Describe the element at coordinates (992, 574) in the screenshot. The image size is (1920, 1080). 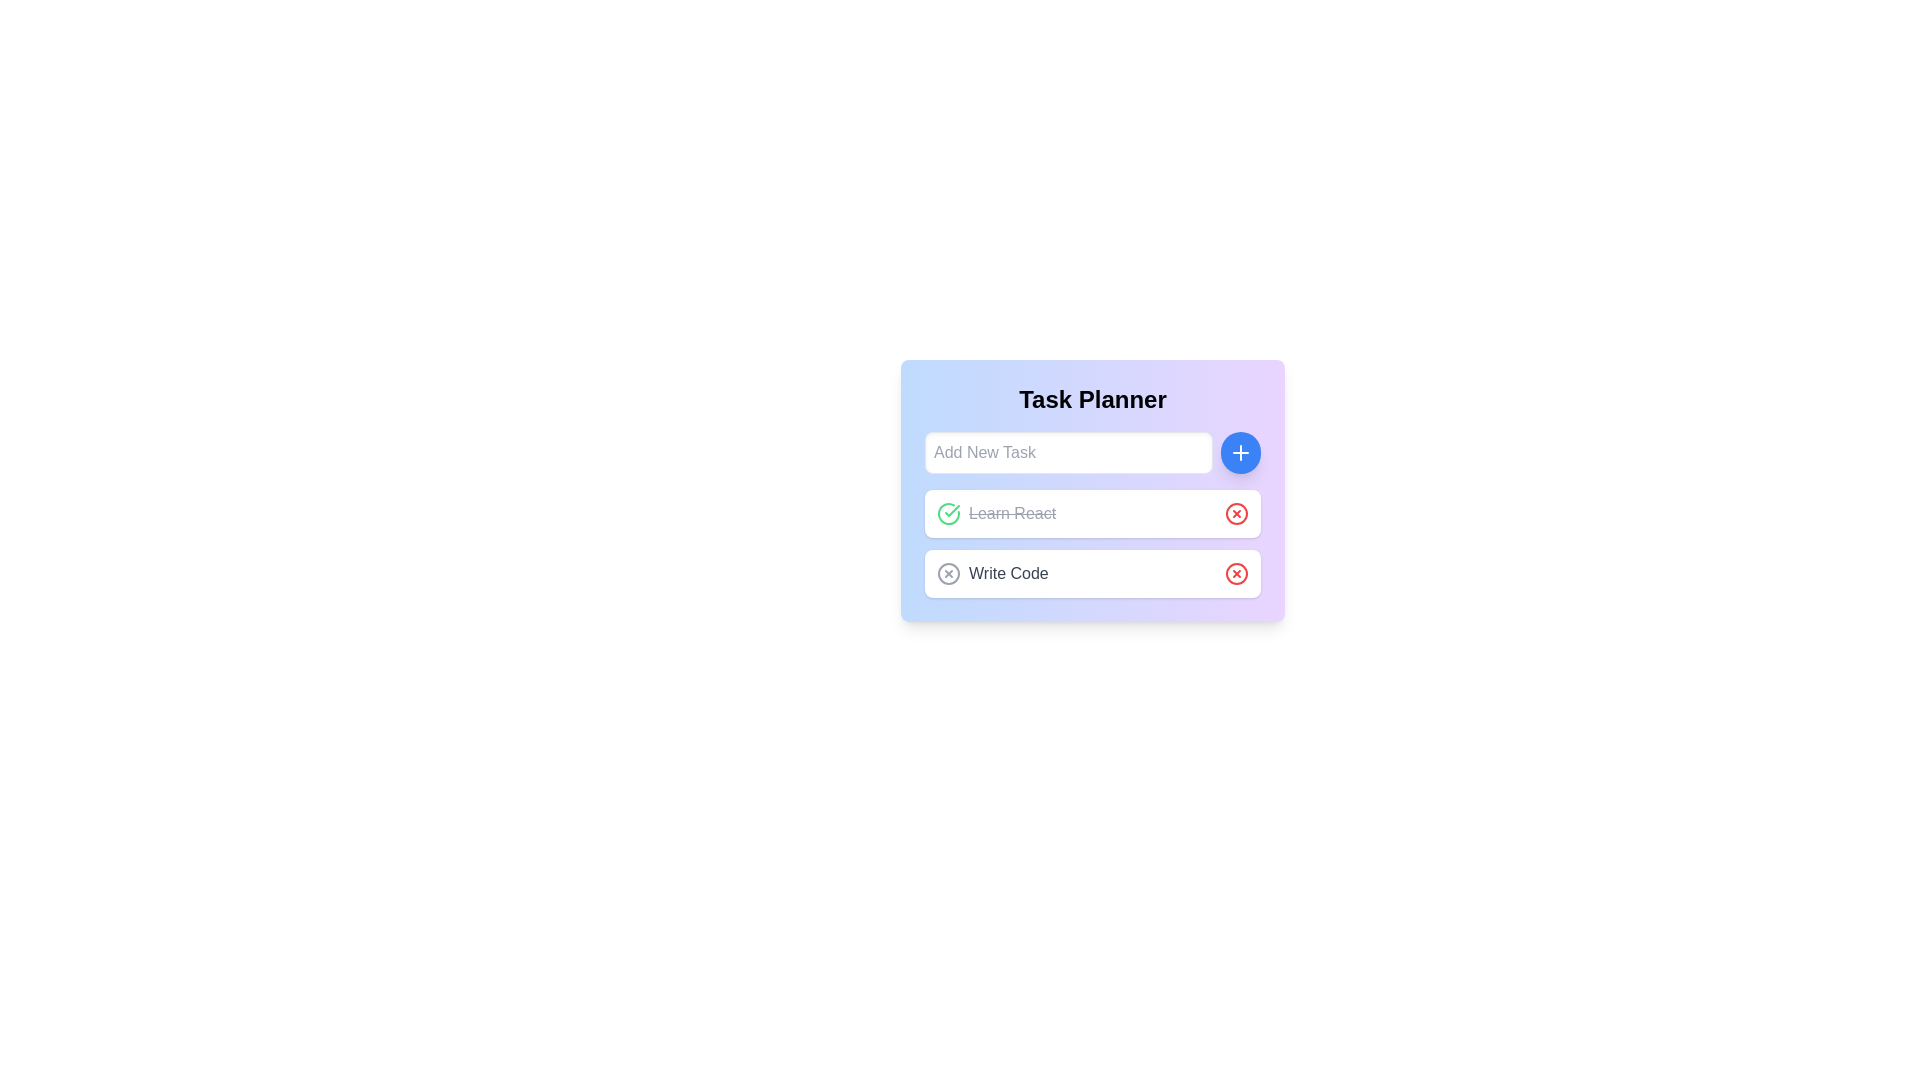
I see `the left icon of the task item titled 'Write Code'` at that location.